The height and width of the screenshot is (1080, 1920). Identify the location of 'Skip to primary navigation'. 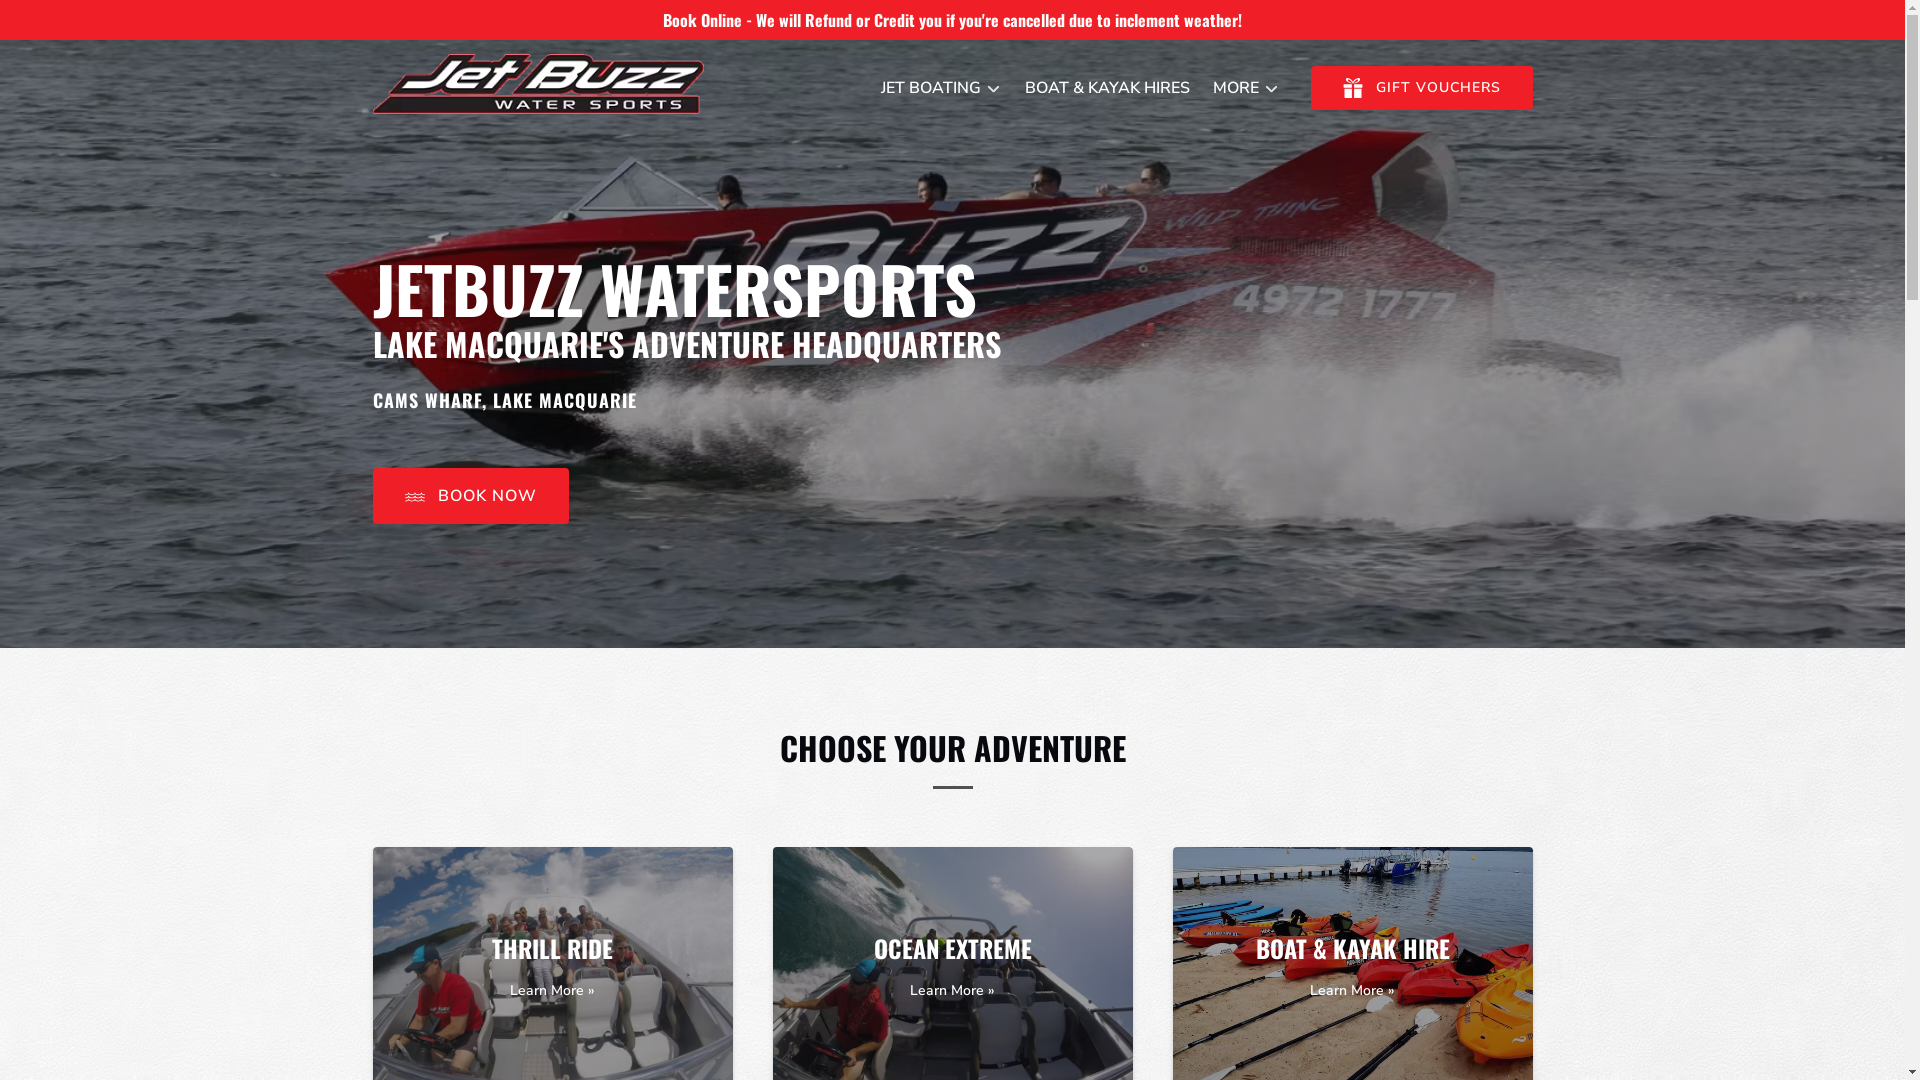
(9, 22).